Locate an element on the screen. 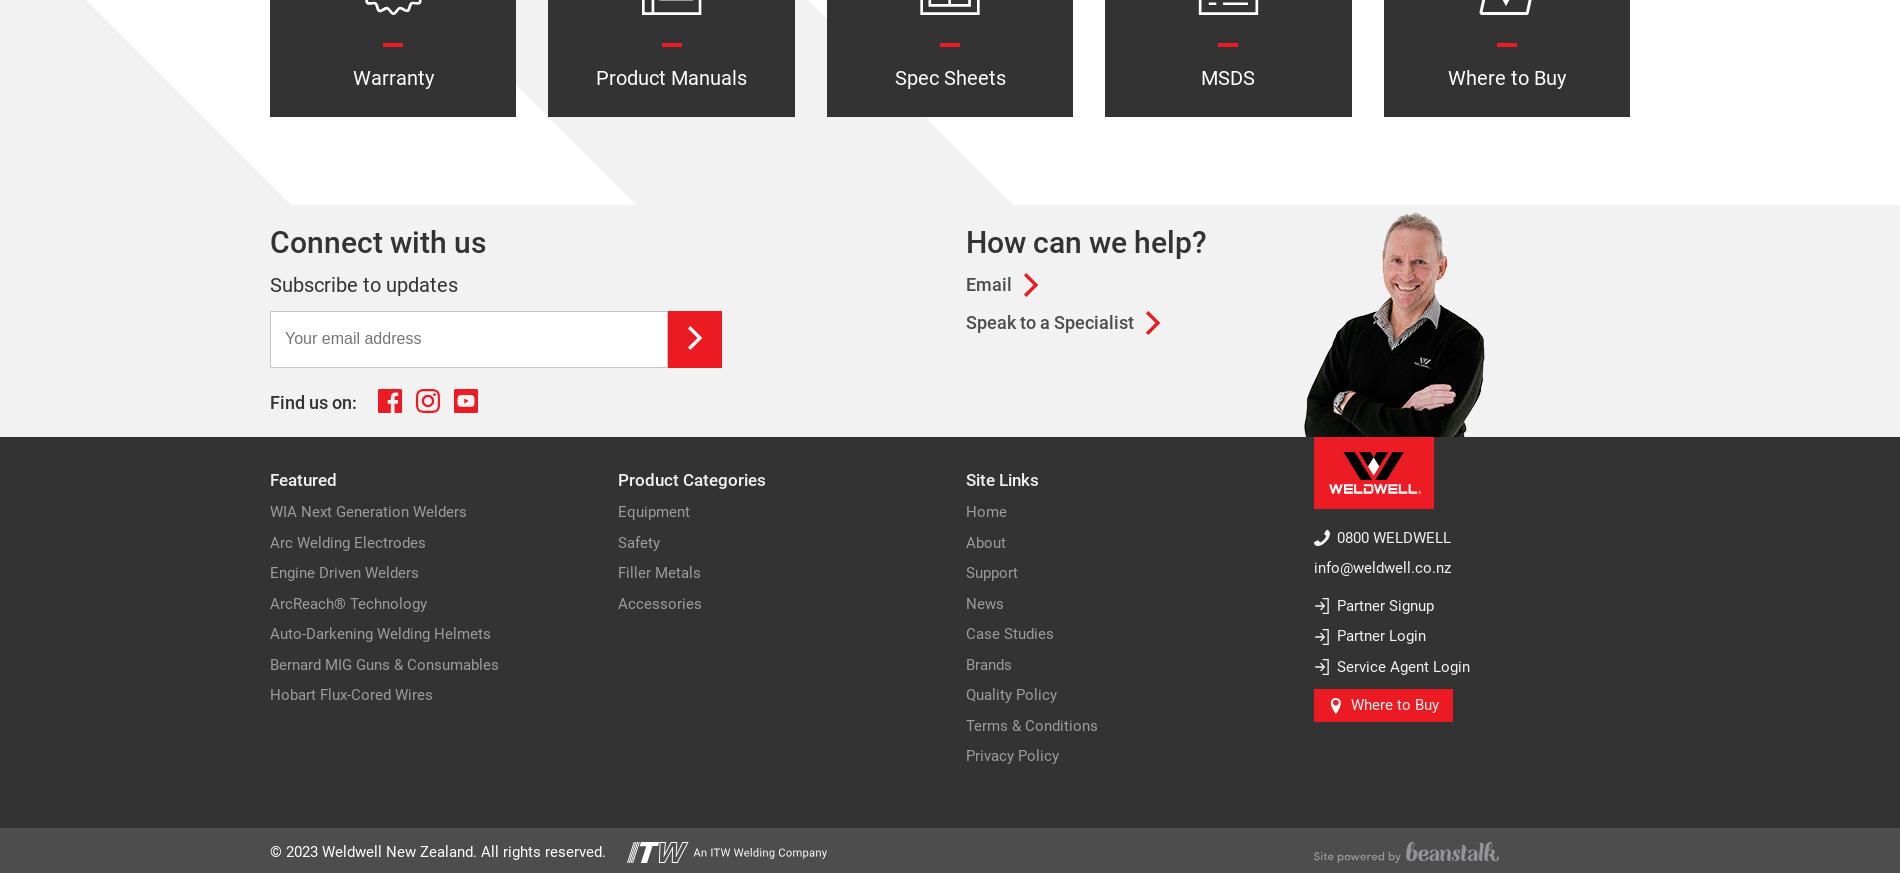  'MSDS' is located at coordinates (1226, 76).